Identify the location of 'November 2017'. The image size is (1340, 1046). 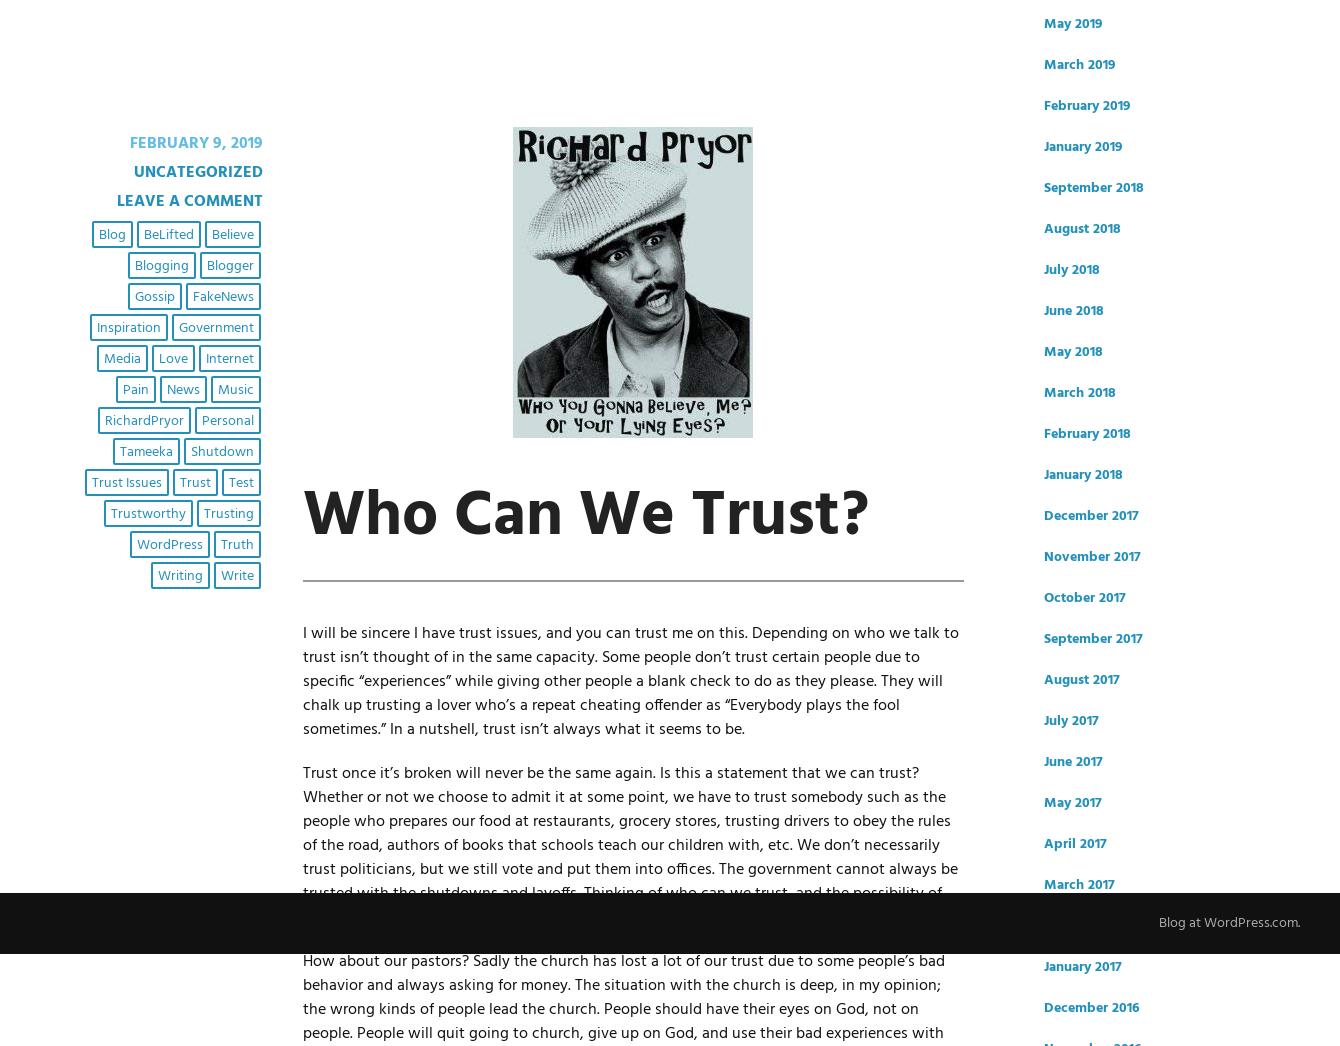
(1092, 556).